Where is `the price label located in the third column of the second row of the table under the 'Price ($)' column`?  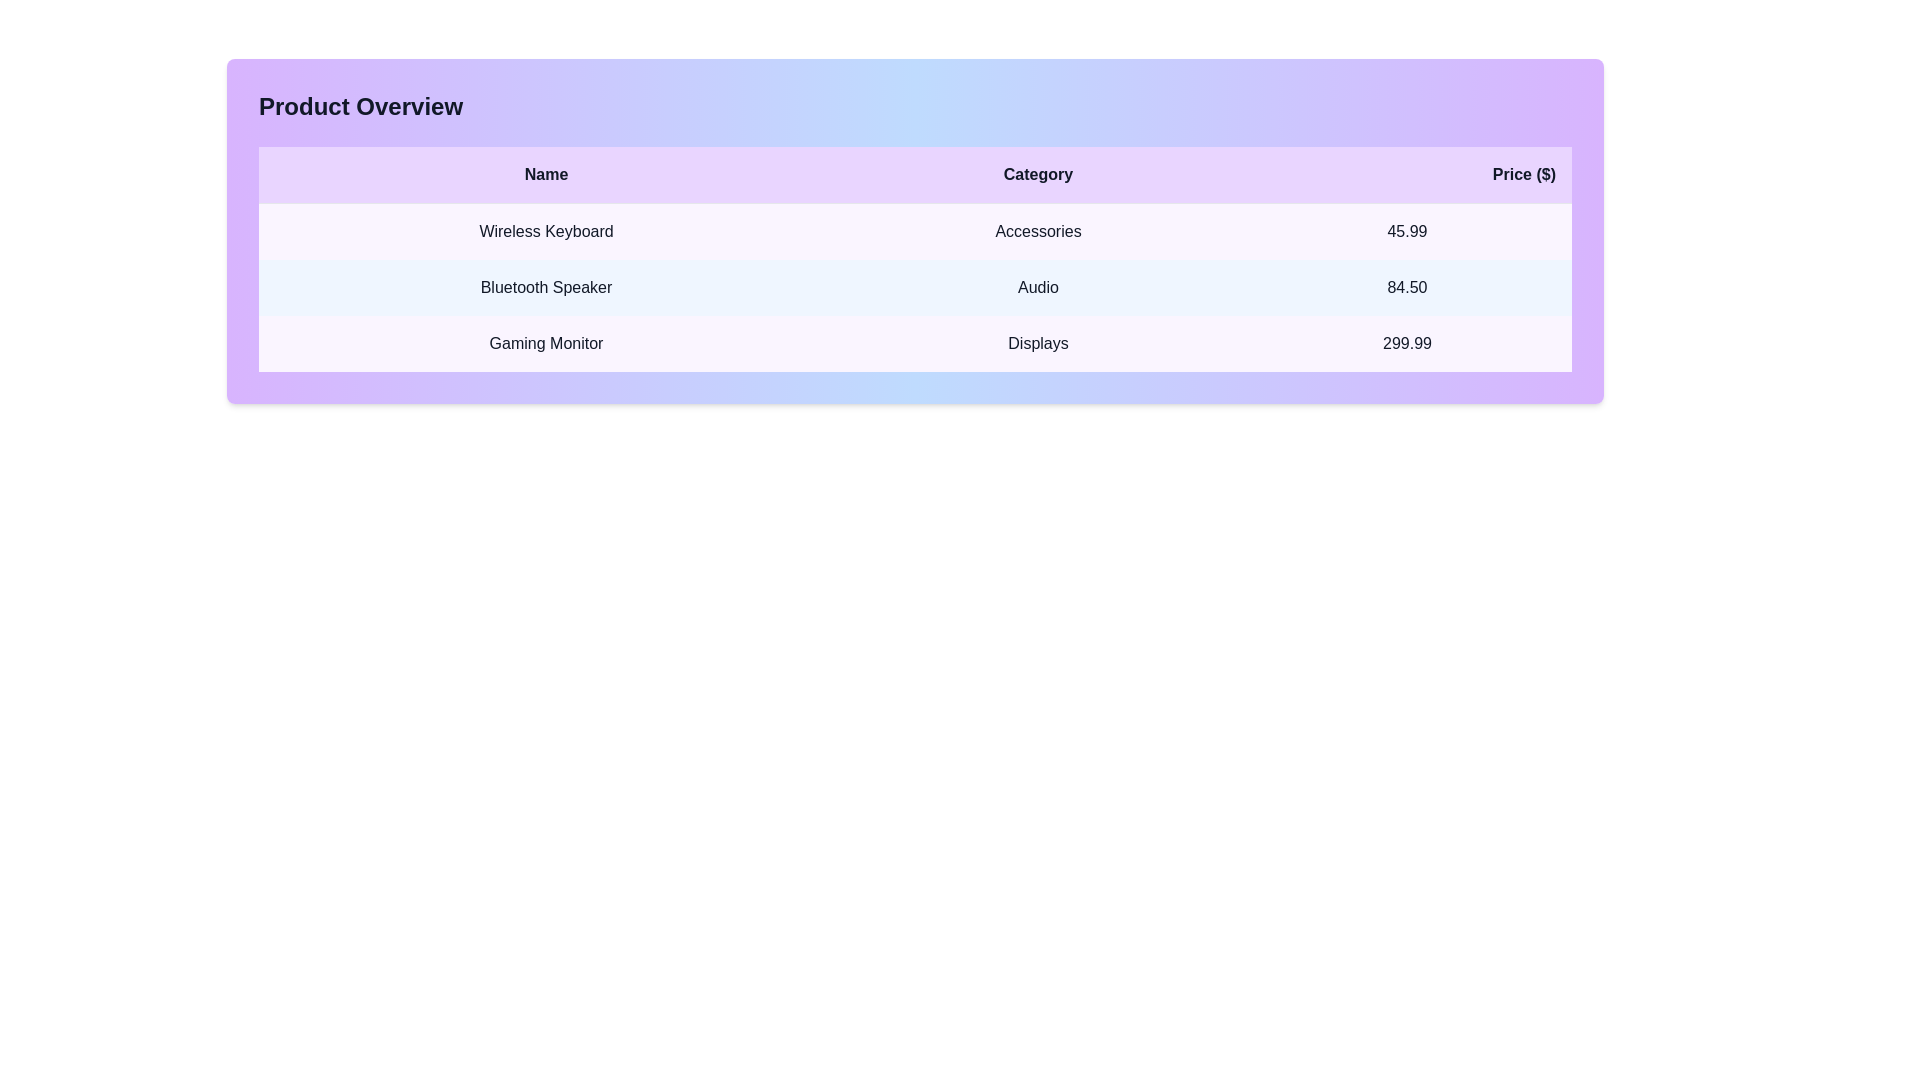 the price label located in the third column of the second row of the table under the 'Price ($)' column is located at coordinates (1406, 288).